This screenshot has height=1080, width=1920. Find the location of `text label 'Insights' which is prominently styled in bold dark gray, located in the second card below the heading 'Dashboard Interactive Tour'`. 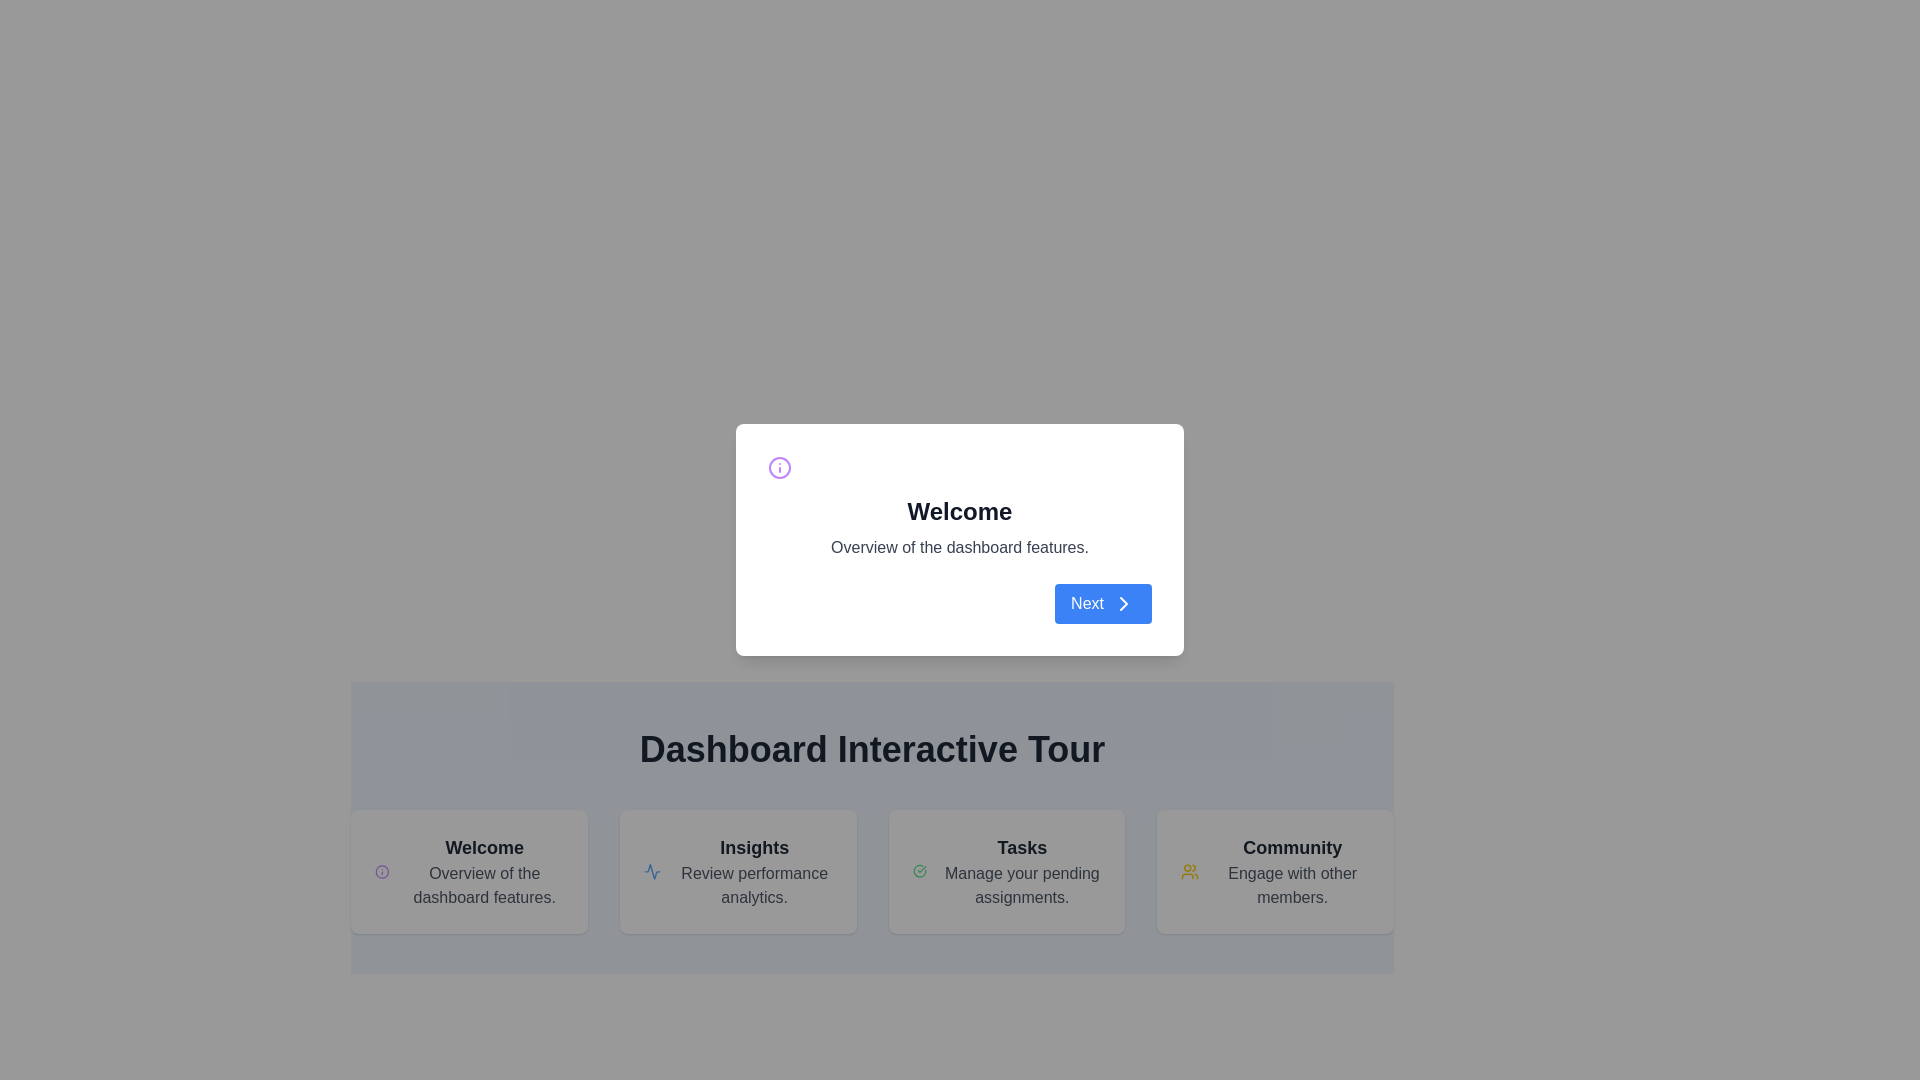

text label 'Insights' which is prominently styled in bold dark gray, located in the second card below the heading 'Dashboard Interactive Tour' is located at coordinates (753, 848).